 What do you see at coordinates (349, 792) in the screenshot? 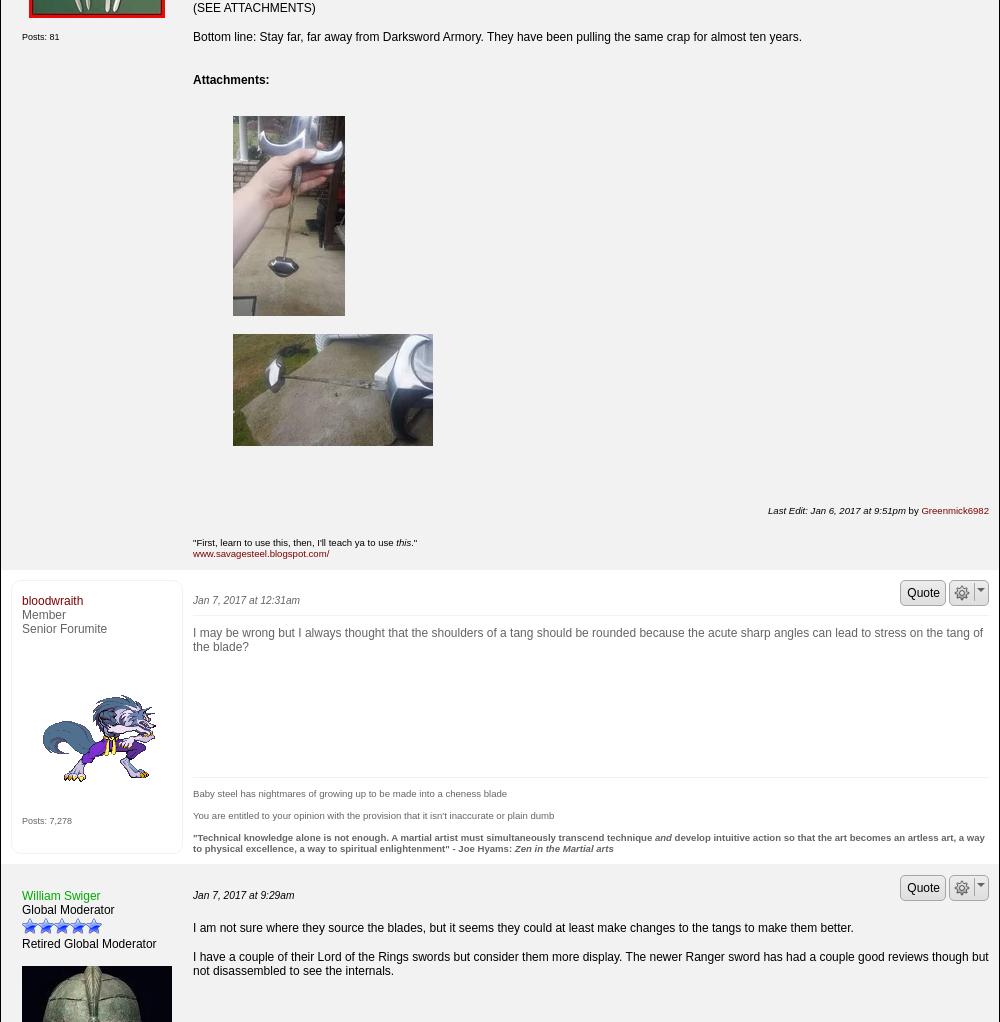
I see `'Baby steel has nightmares of growing up to be made into a cheness blade'` at bounding box center [349, 792].